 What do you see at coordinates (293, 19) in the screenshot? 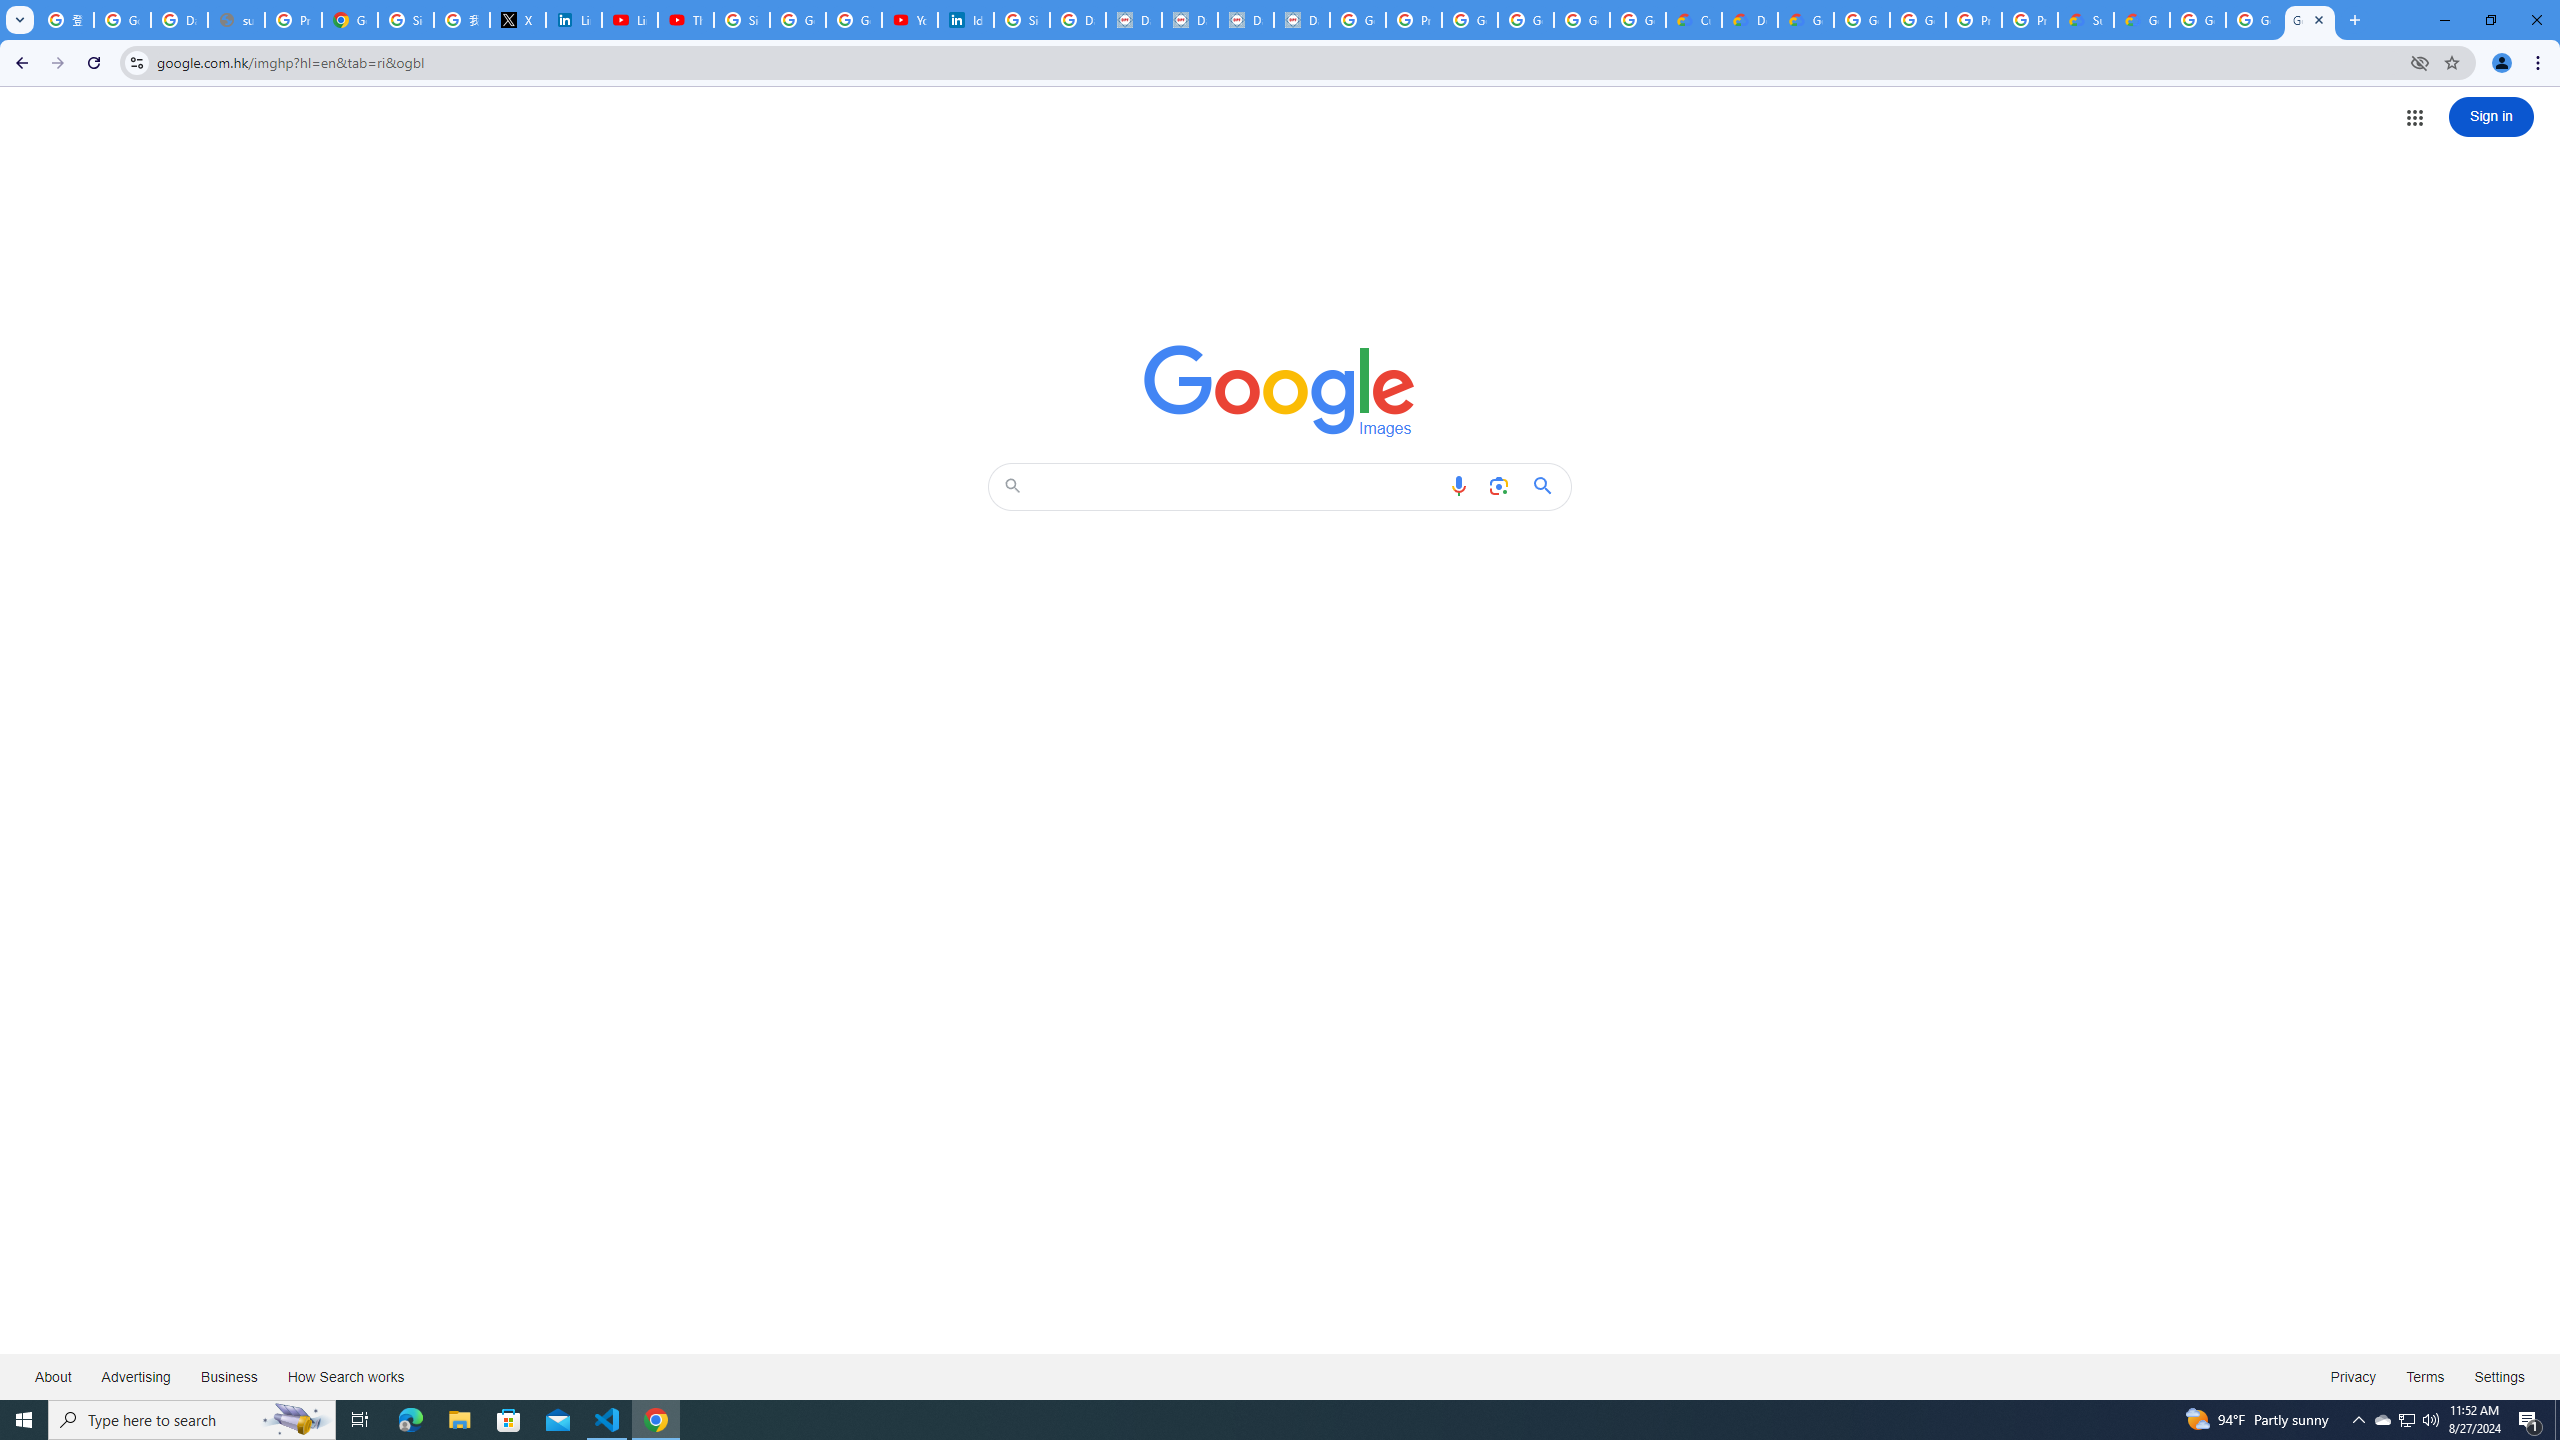
I see `'Privacy Help Center - Policies Help'` at bounding box center [293, 19].